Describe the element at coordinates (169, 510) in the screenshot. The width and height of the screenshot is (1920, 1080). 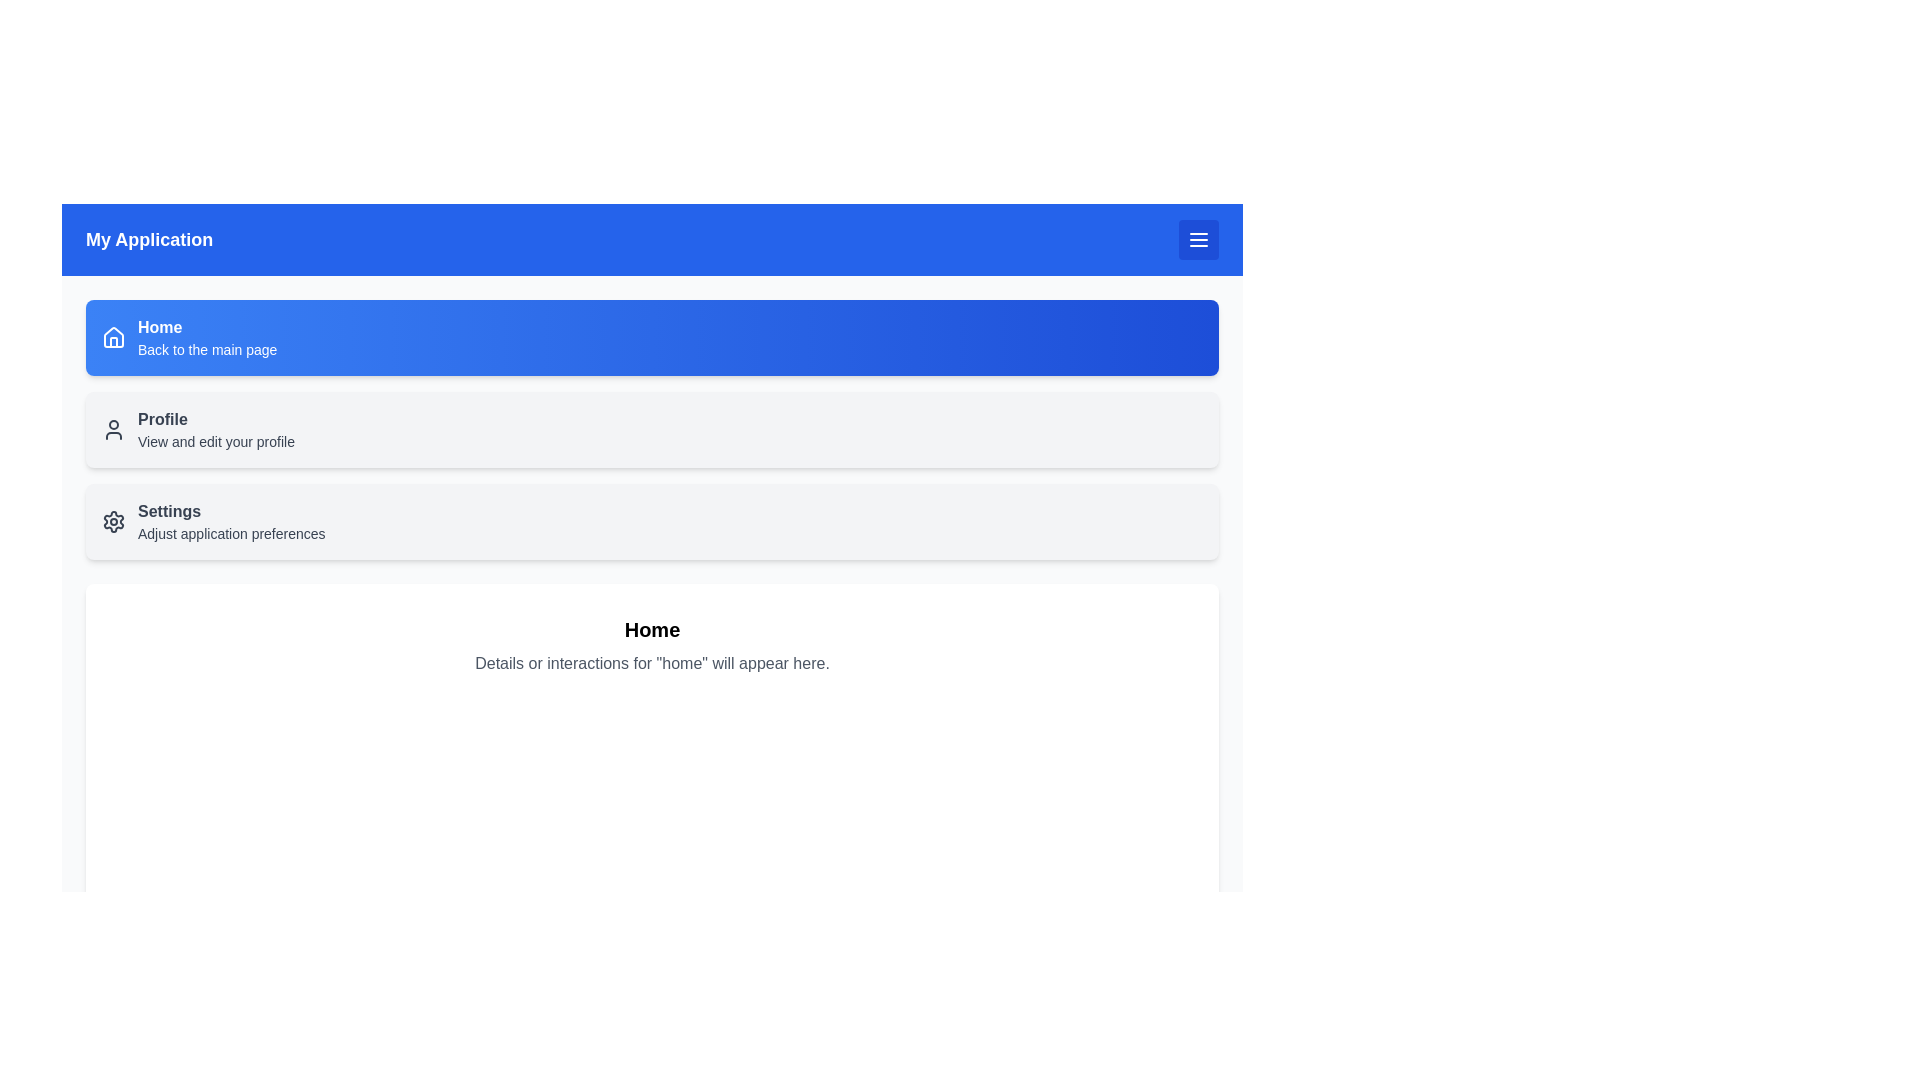
I see `the 'Settings' Text Label, which serves as a header for the Settings menu, to indirectly select the menu option` at that location.